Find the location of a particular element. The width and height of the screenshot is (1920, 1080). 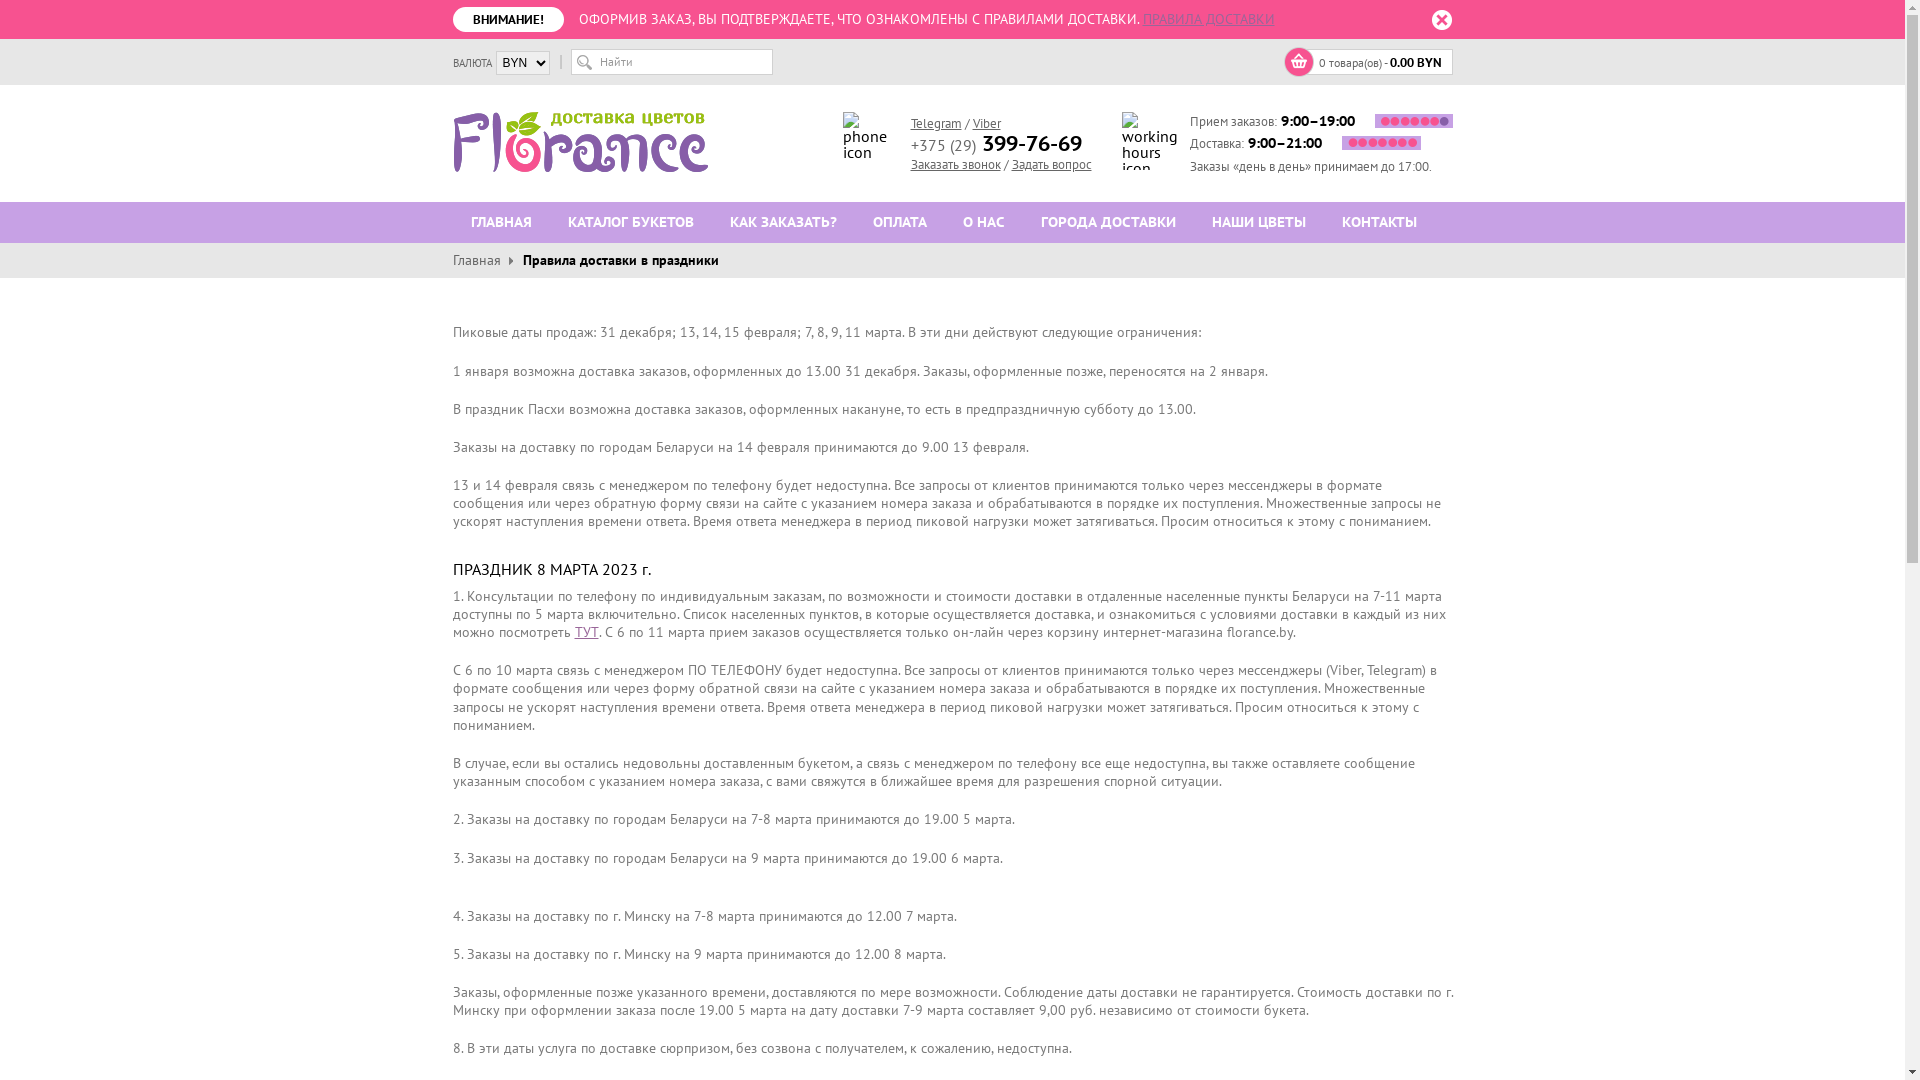

'/' is located at coordinates (967, 123).